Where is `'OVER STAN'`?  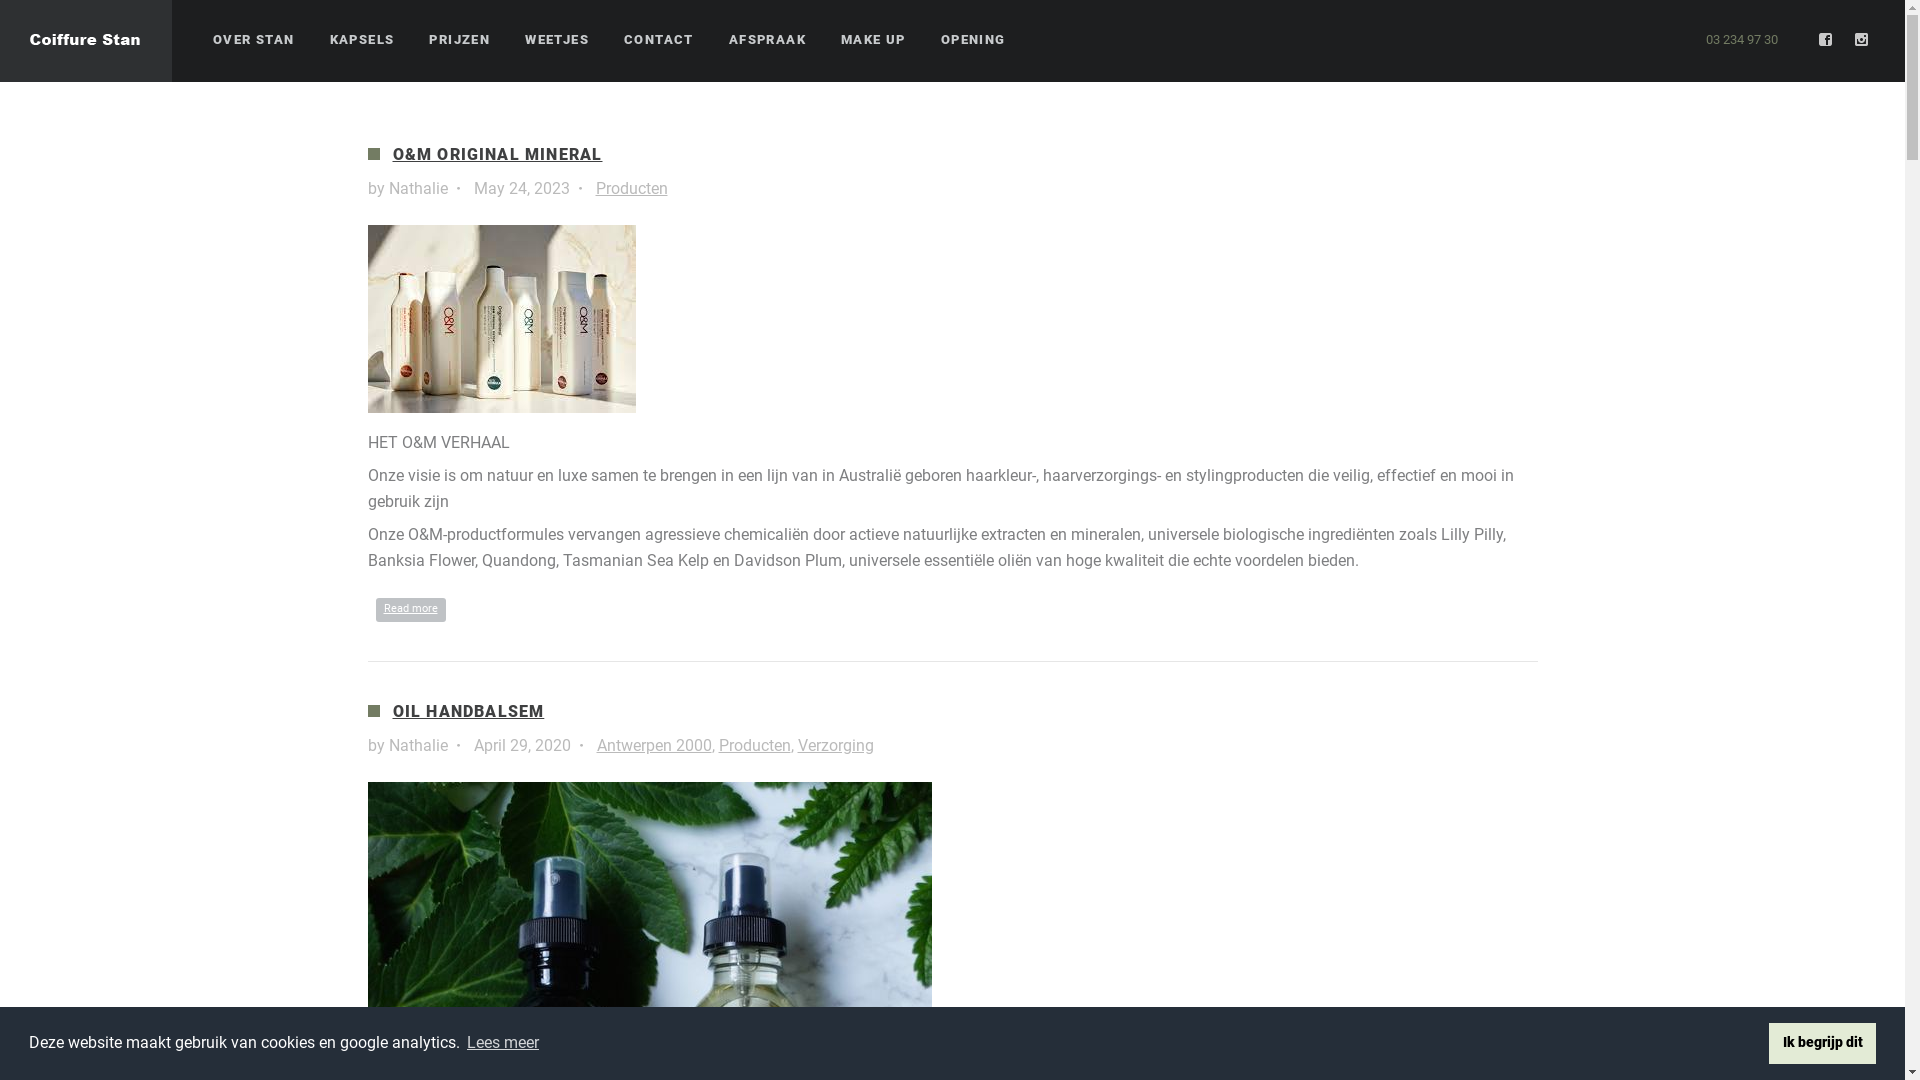 'OVER STAN' is located at coordinates (253, 40).